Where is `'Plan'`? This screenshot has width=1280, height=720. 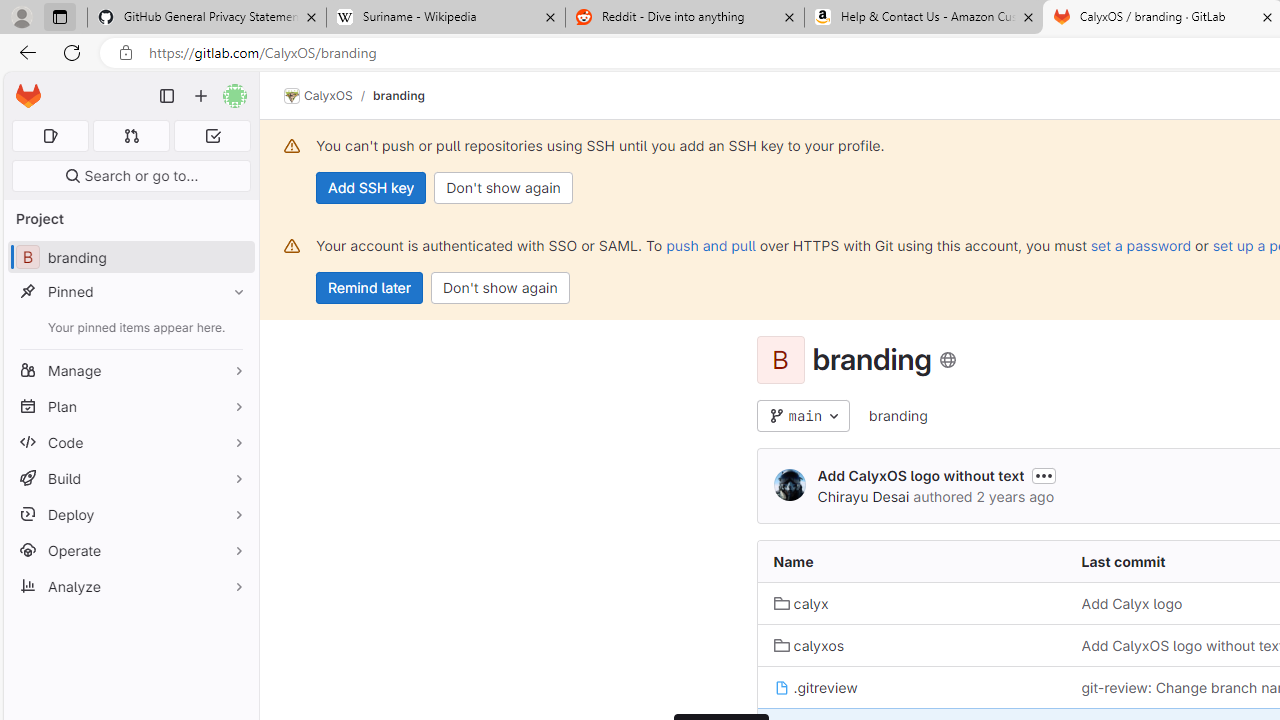
'Plan' is located at coordinates (130, 405).